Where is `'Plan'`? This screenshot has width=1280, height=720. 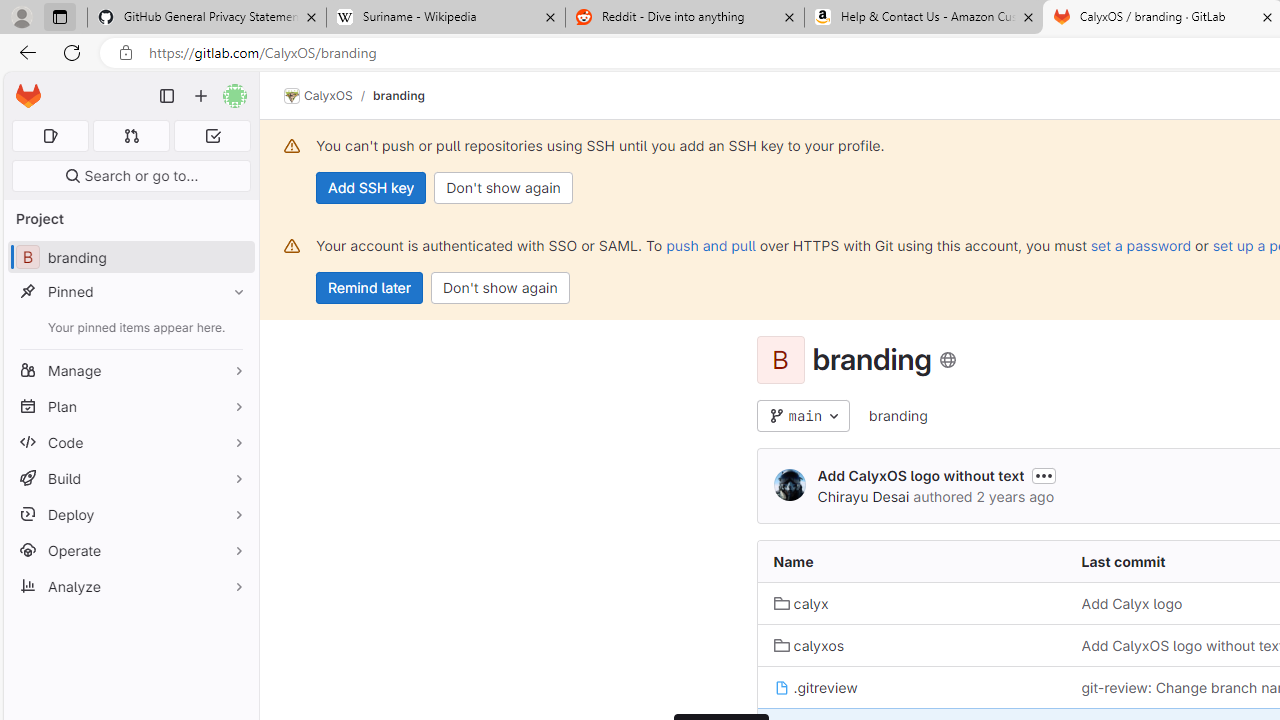
'Plan' is located at coordinates (130, 405).